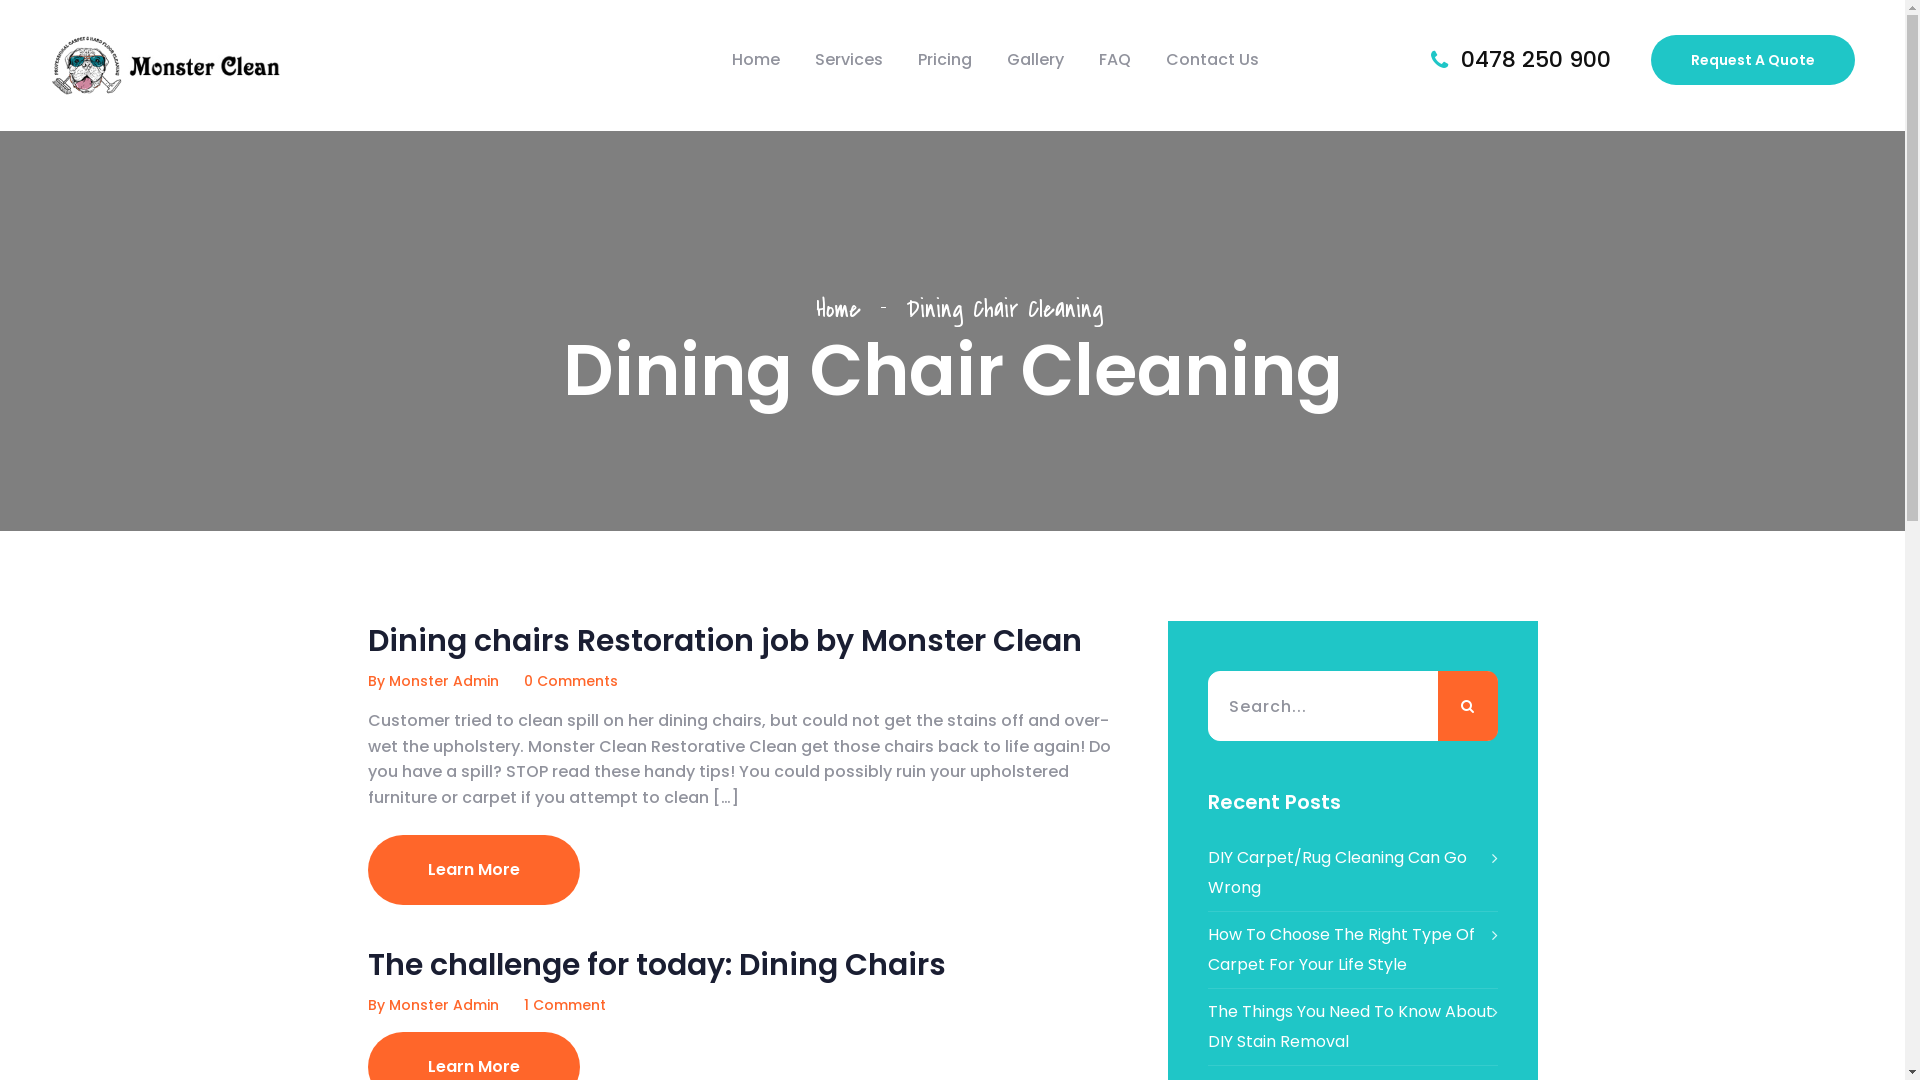 The width and height of the screenshot is (1920, 1080). Describe the element at coordinates (1003, 308) in the screenshot. I see `'Dining Chair Cleaning'` at that location.